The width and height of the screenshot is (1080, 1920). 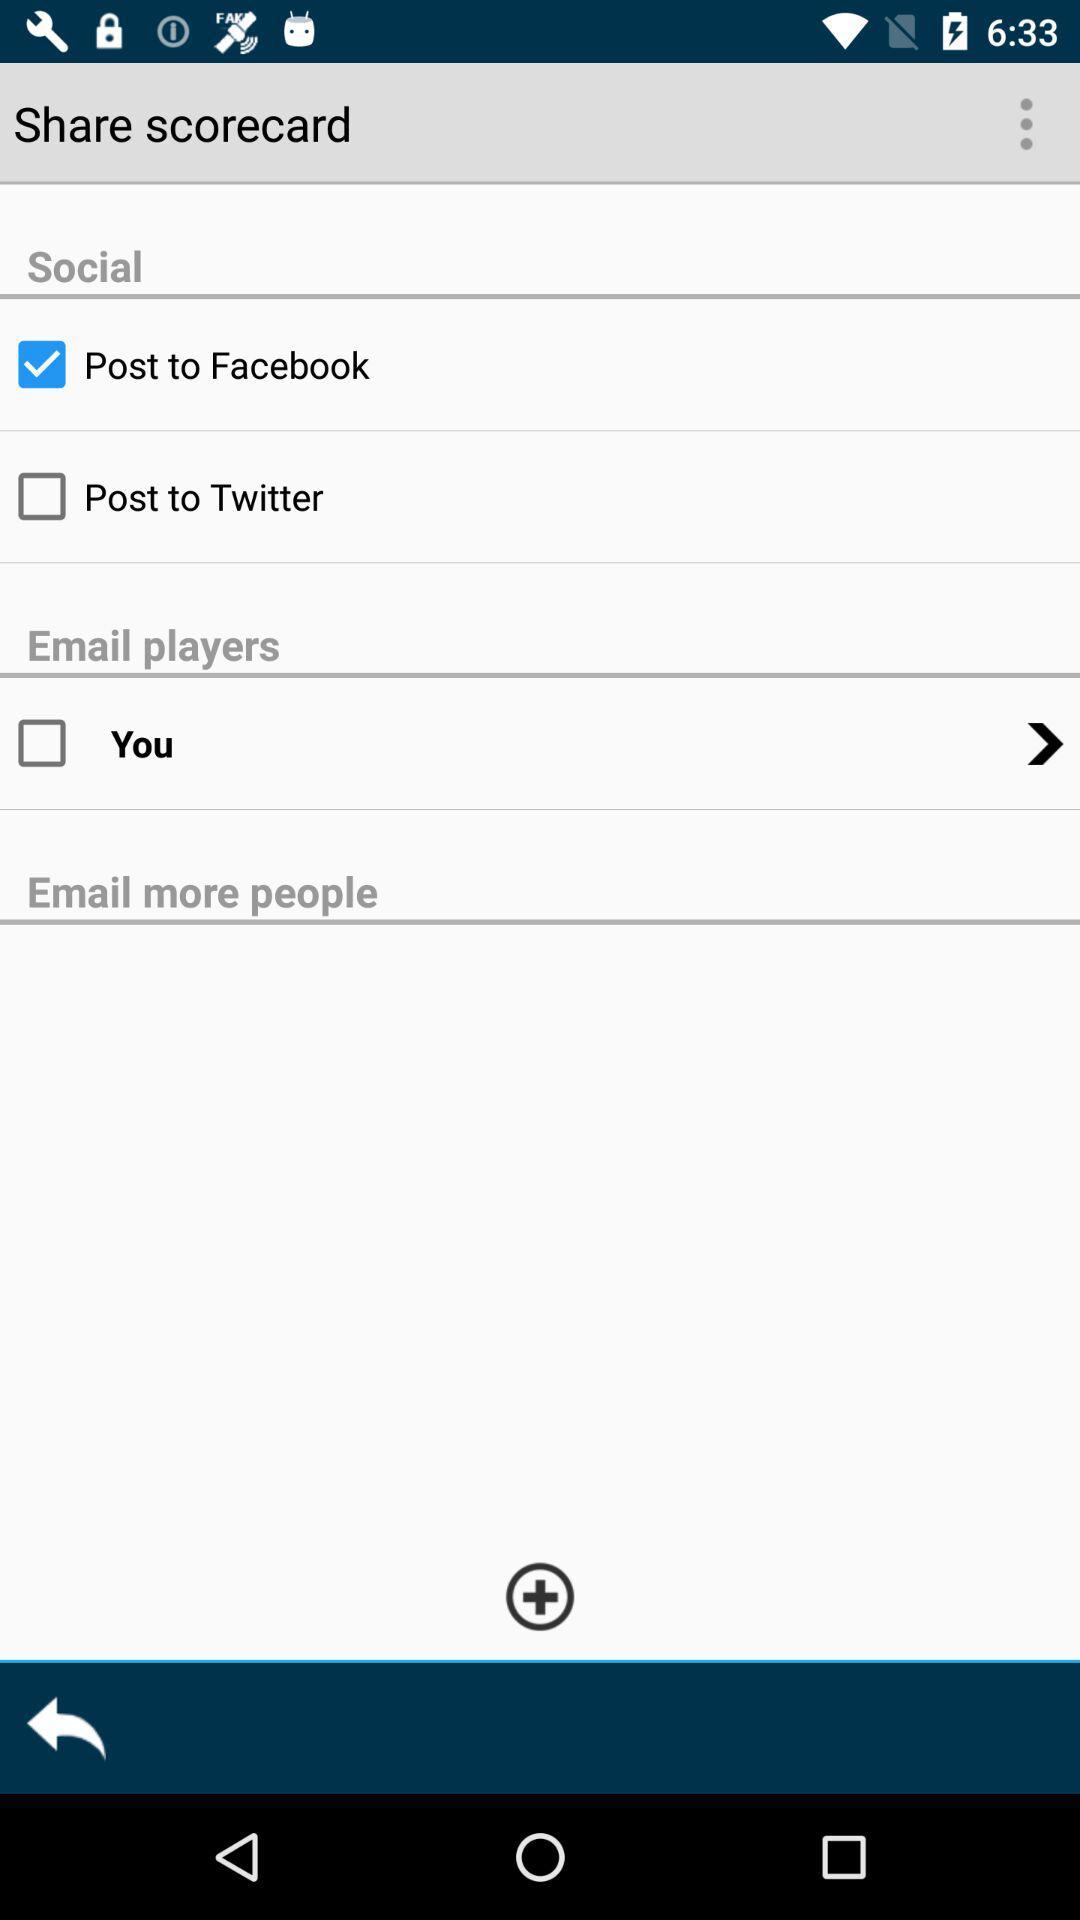 I want to click on icon to the left of the you icon, so click(x=54, y=742).